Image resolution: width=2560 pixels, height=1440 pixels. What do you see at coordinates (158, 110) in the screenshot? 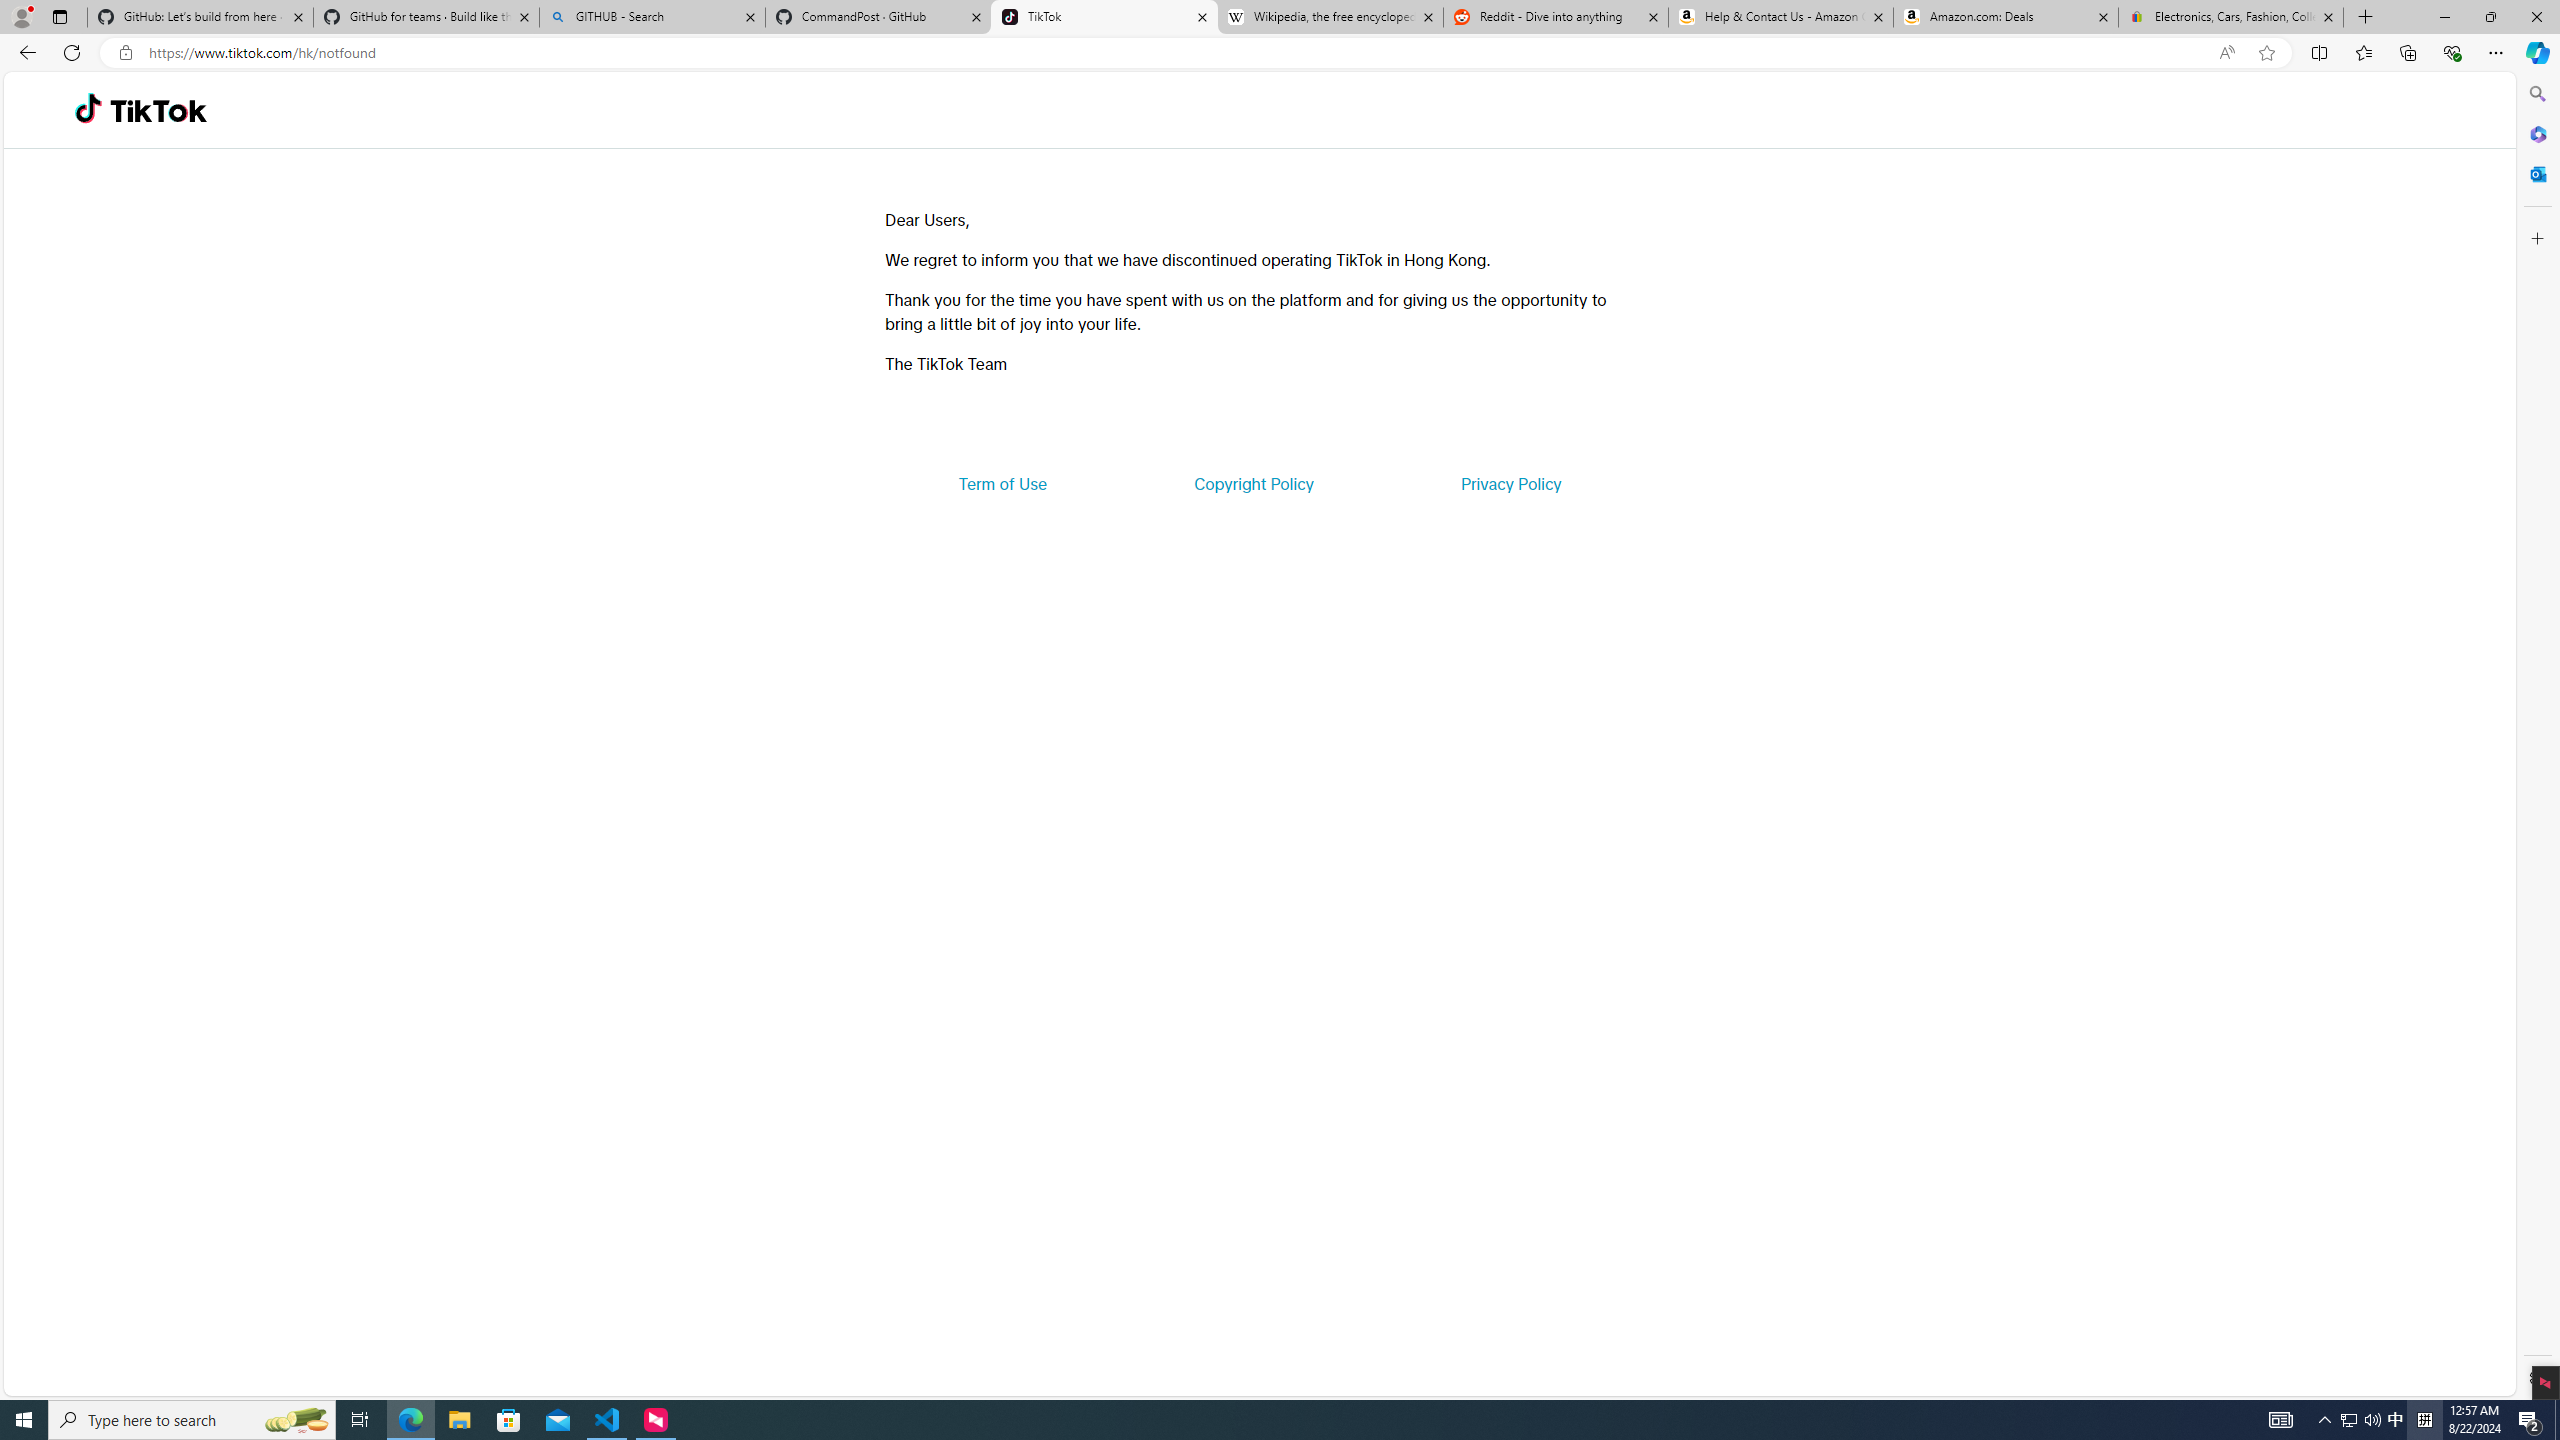
I see `'TikTok'` at bounding box center [158, 110].